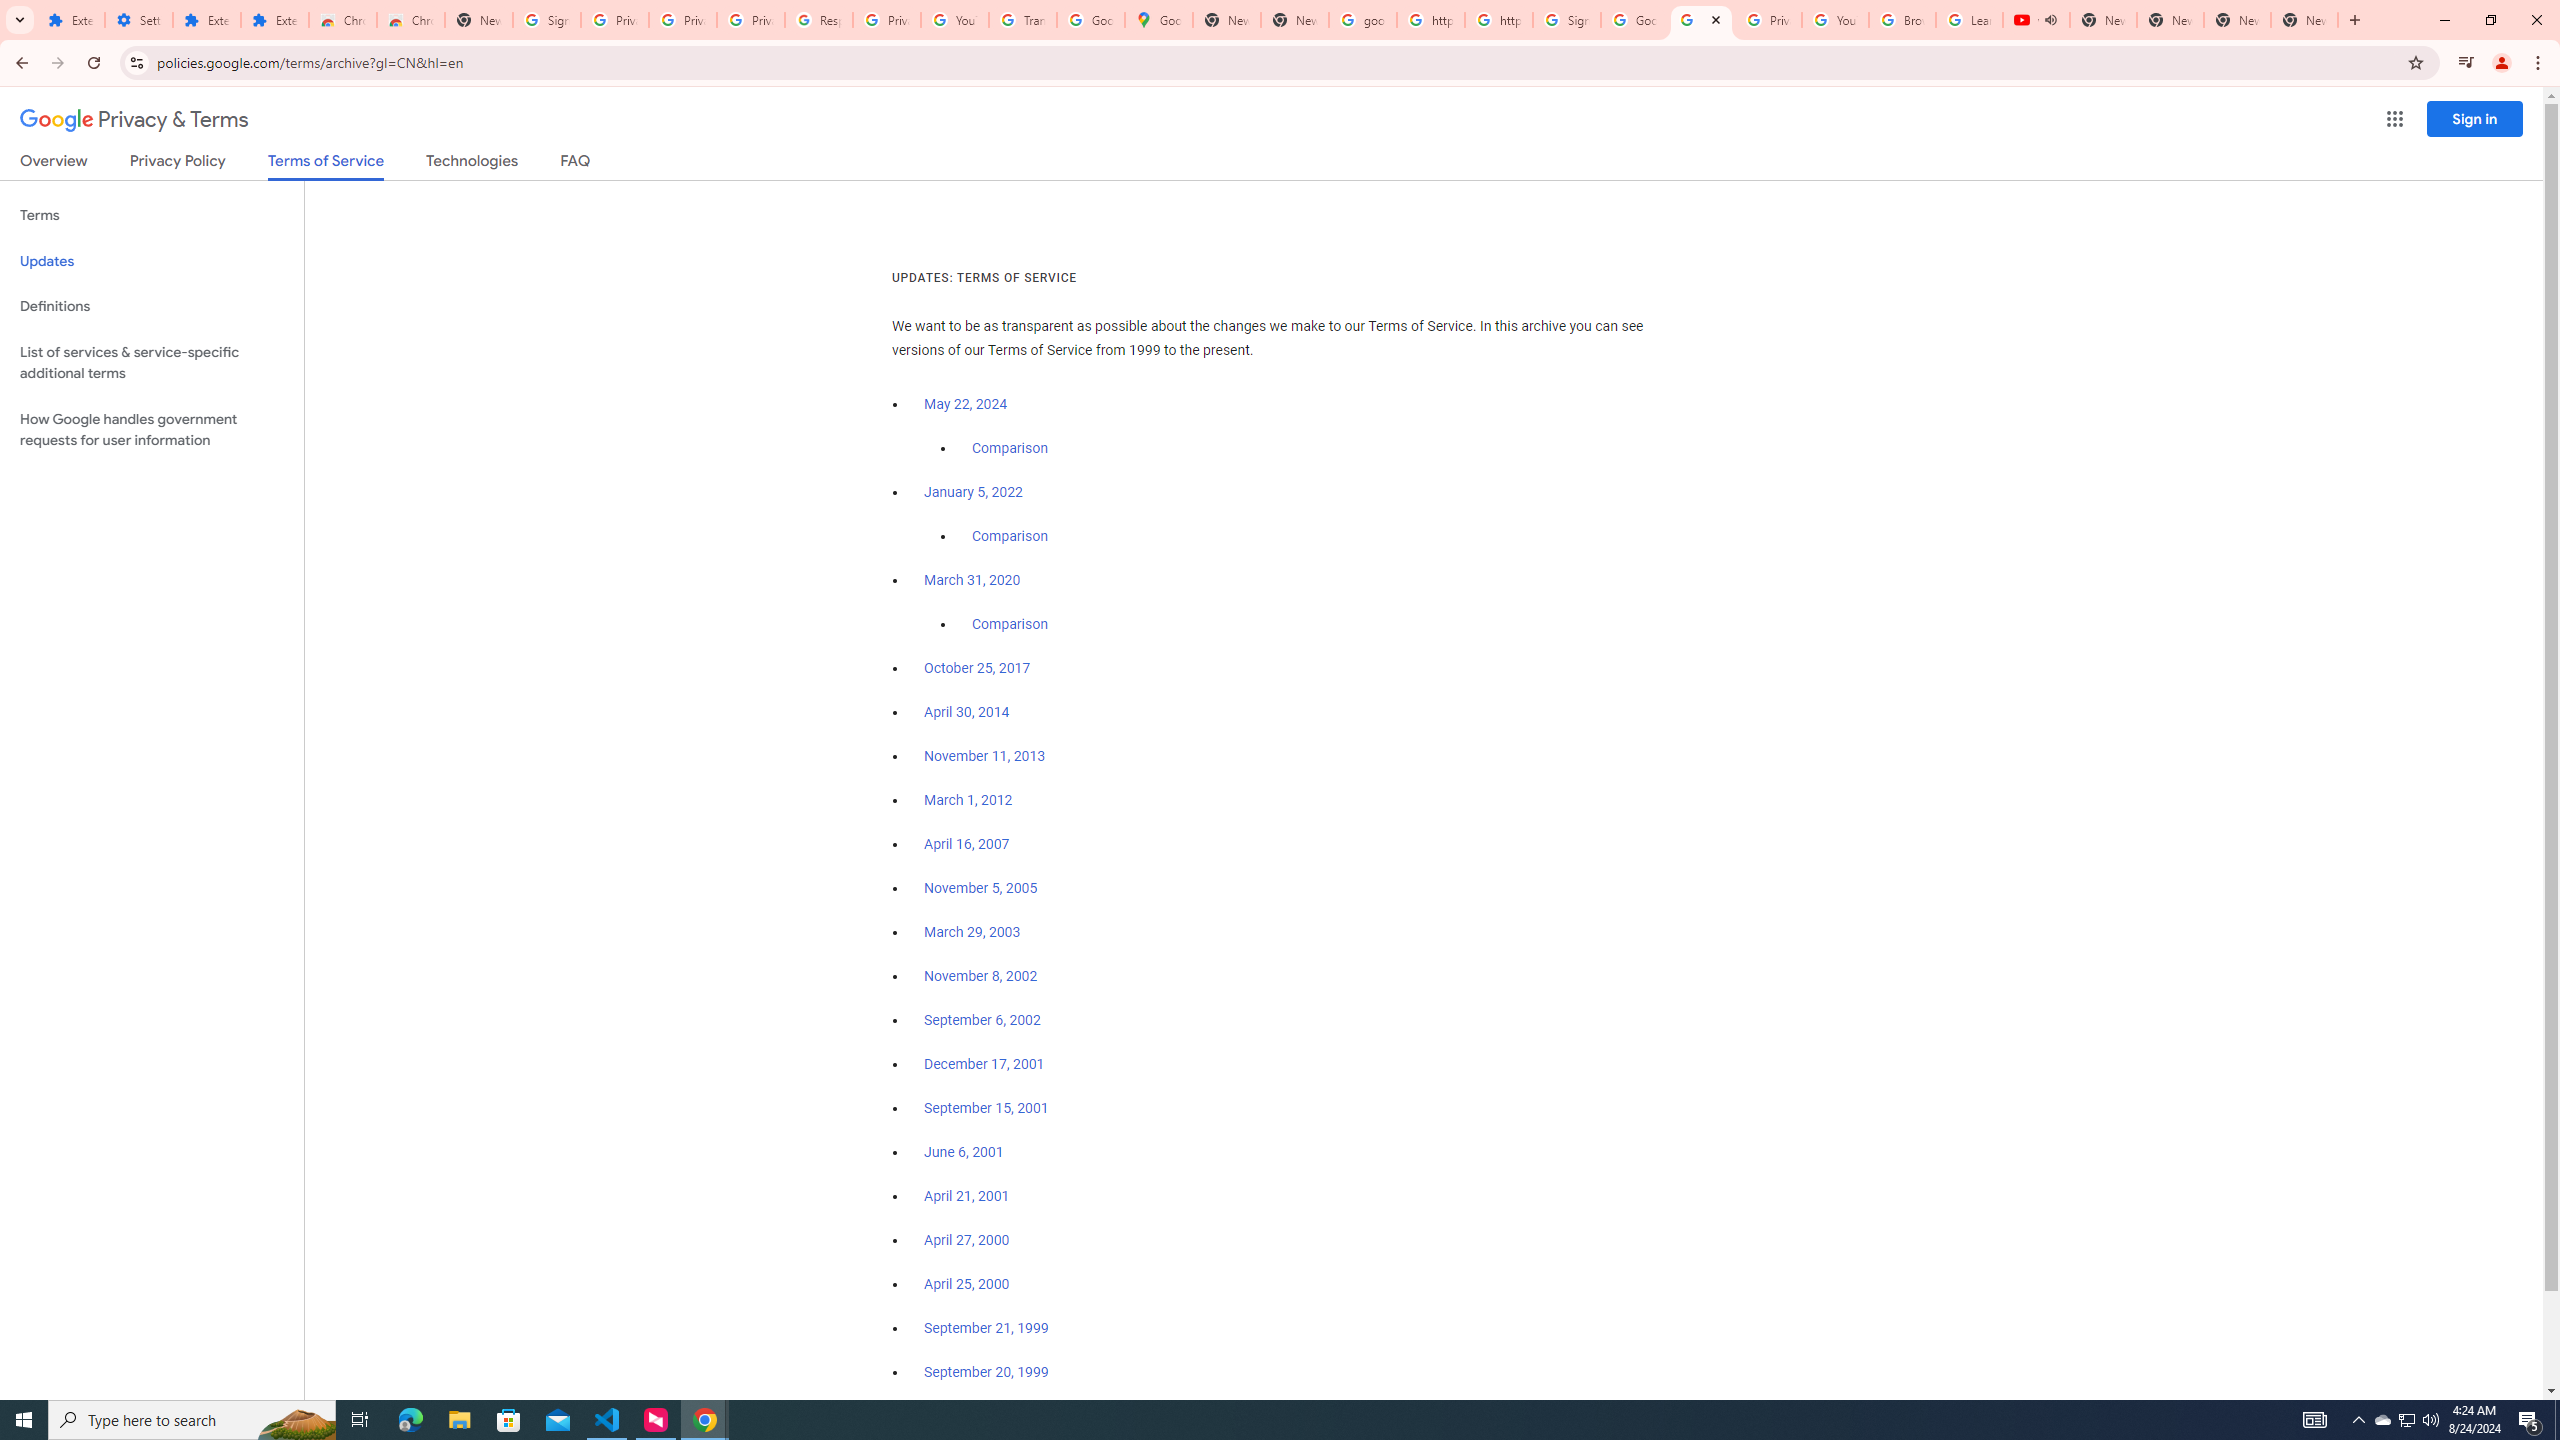 Image resolution: width=2560 pixels, height=1440 pixels. I want to click on 'Terms of Service', so click(325, 165).